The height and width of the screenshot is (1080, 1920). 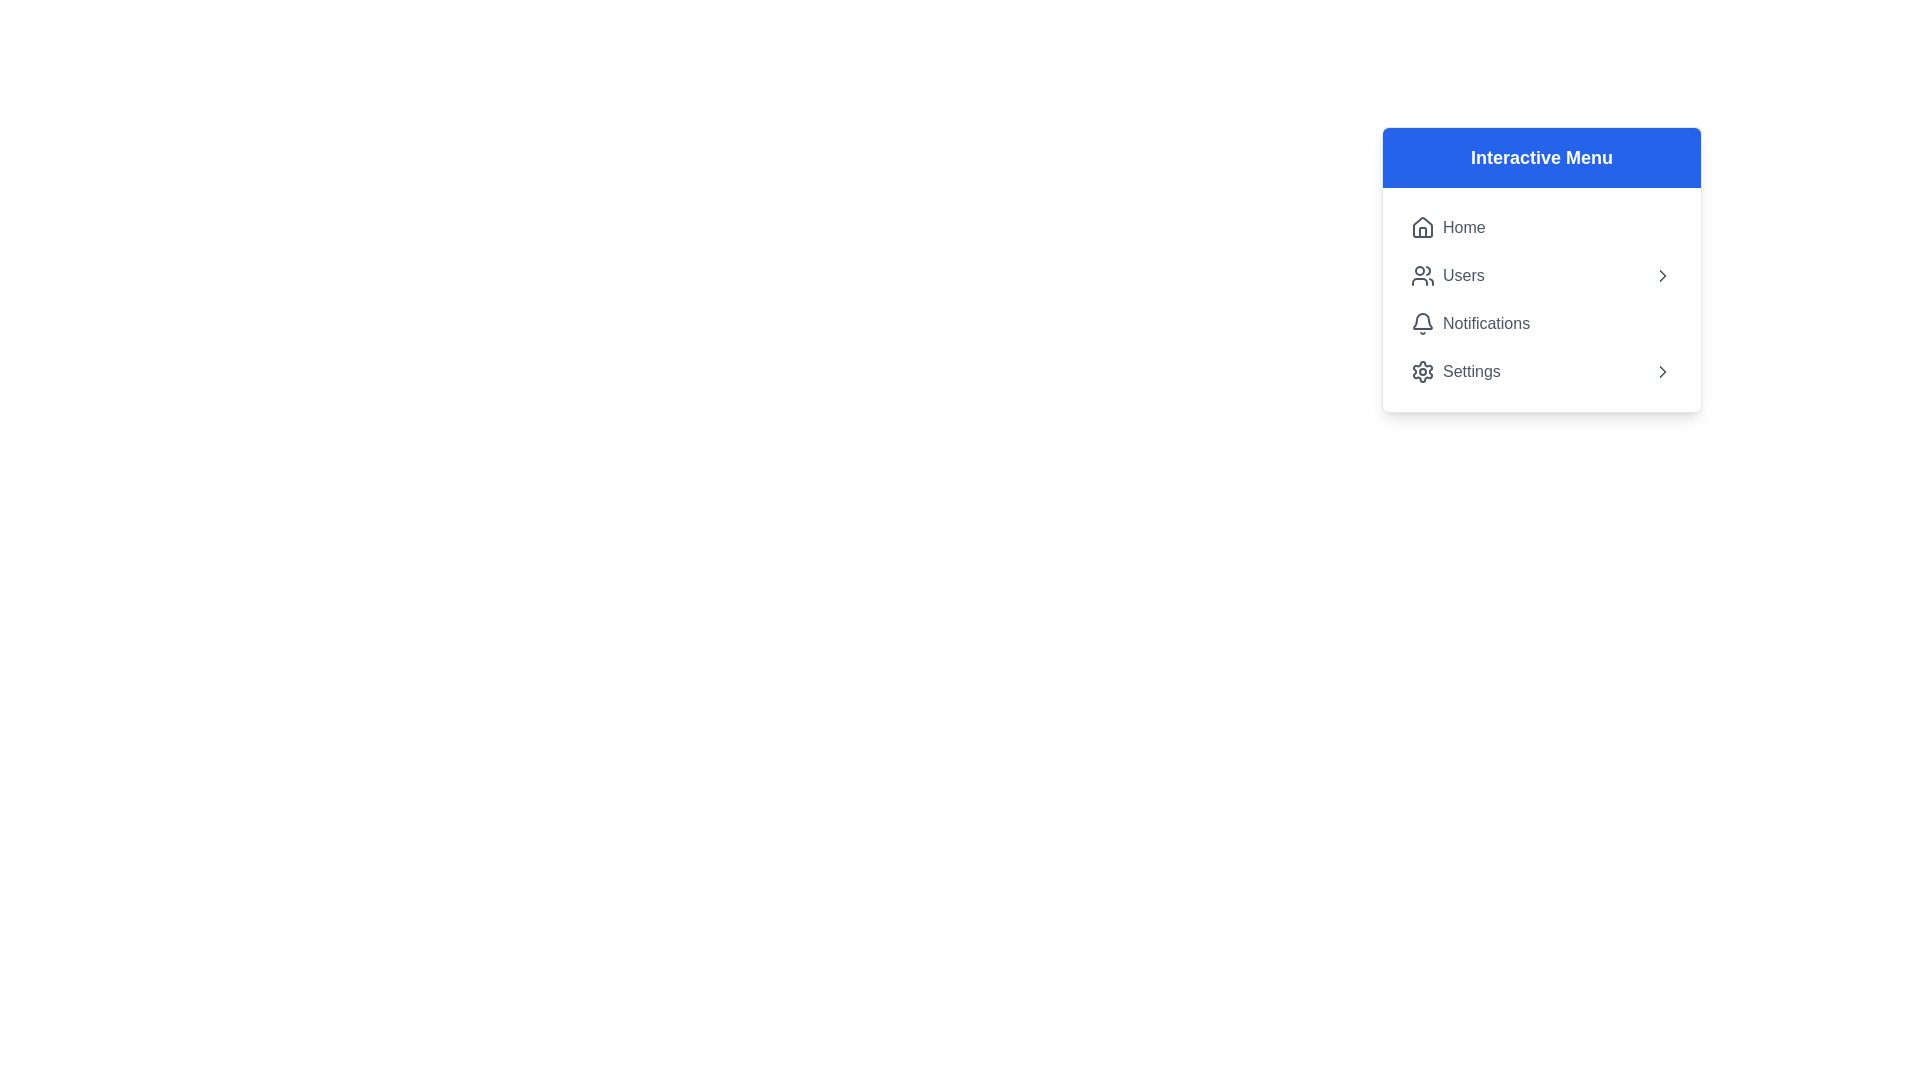 I want to click on the navigation menu located in the top-right section of the application, so click(x=1609, y=367).